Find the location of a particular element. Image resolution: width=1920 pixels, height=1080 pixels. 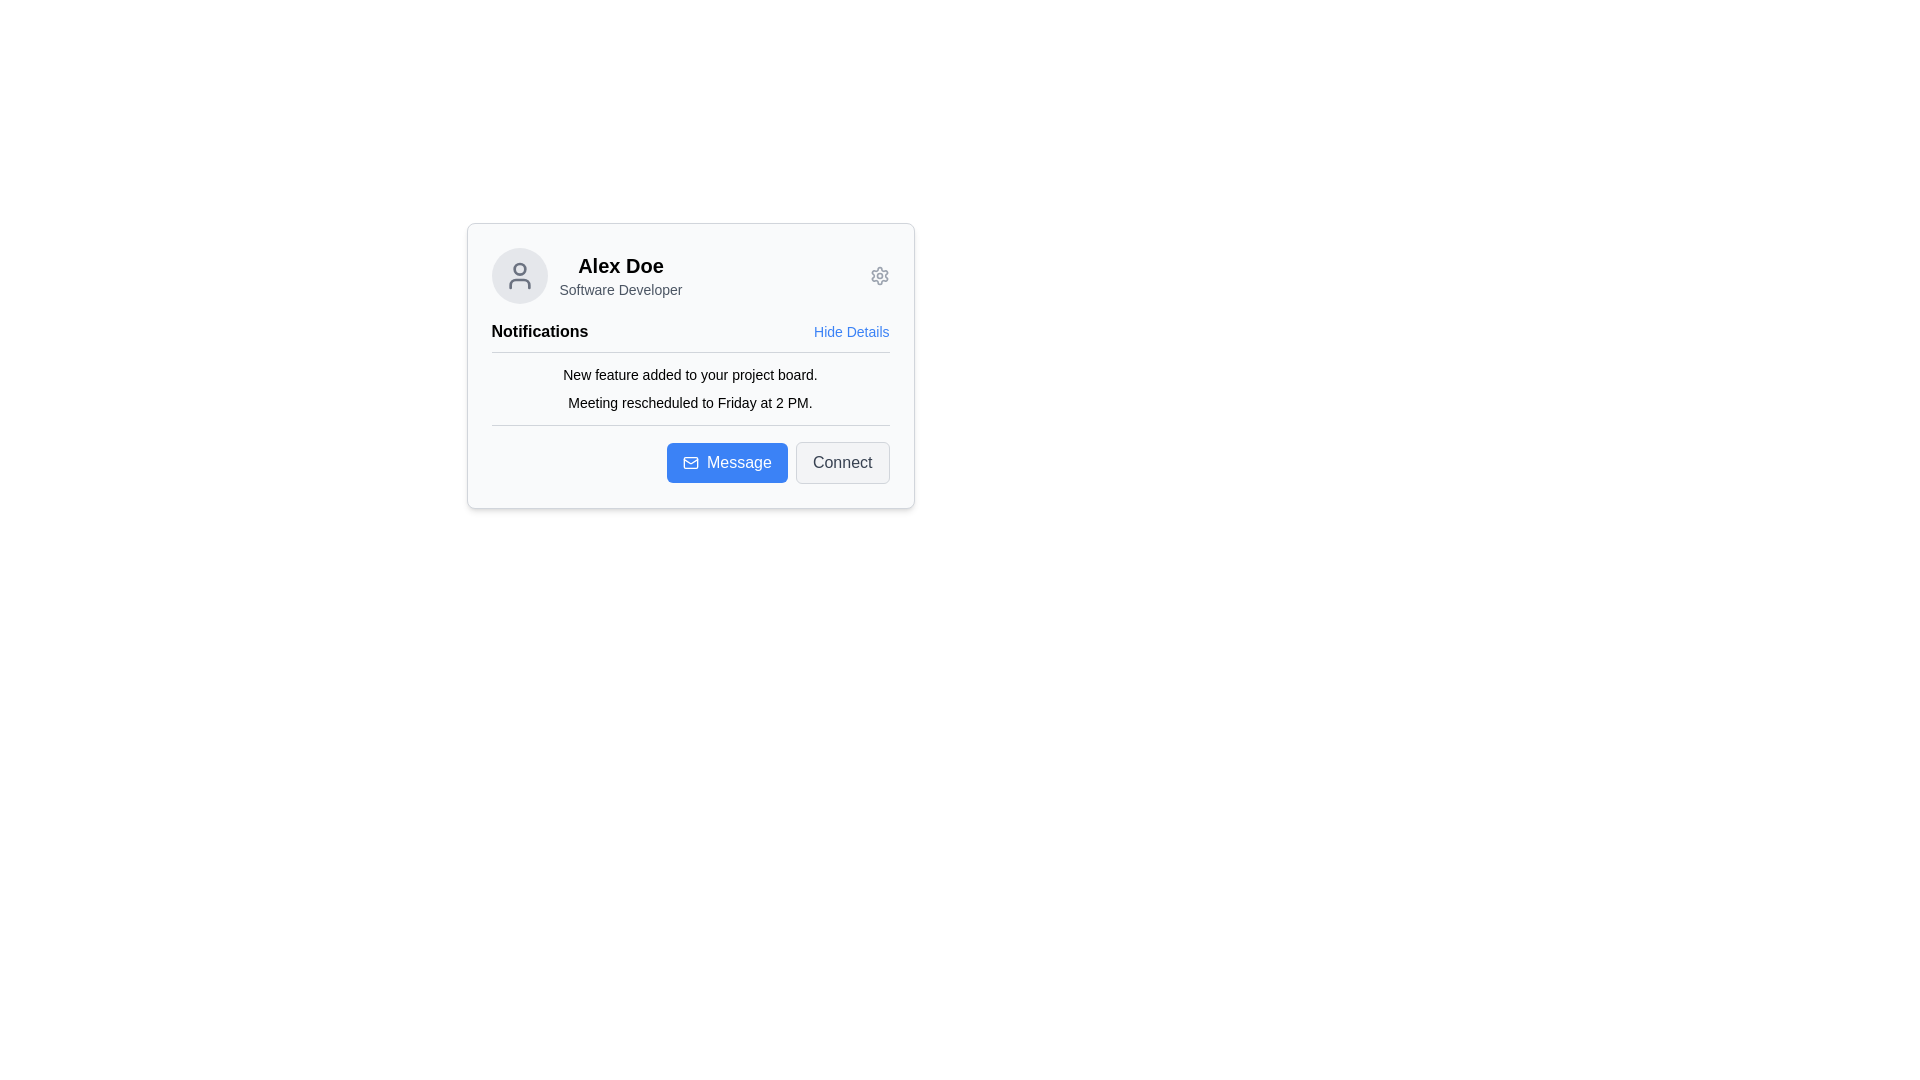

the interactive link 'Hide Details' within the 'Notifications' section to trigger a tooltip or styling change is located at coordinates (690, 330).